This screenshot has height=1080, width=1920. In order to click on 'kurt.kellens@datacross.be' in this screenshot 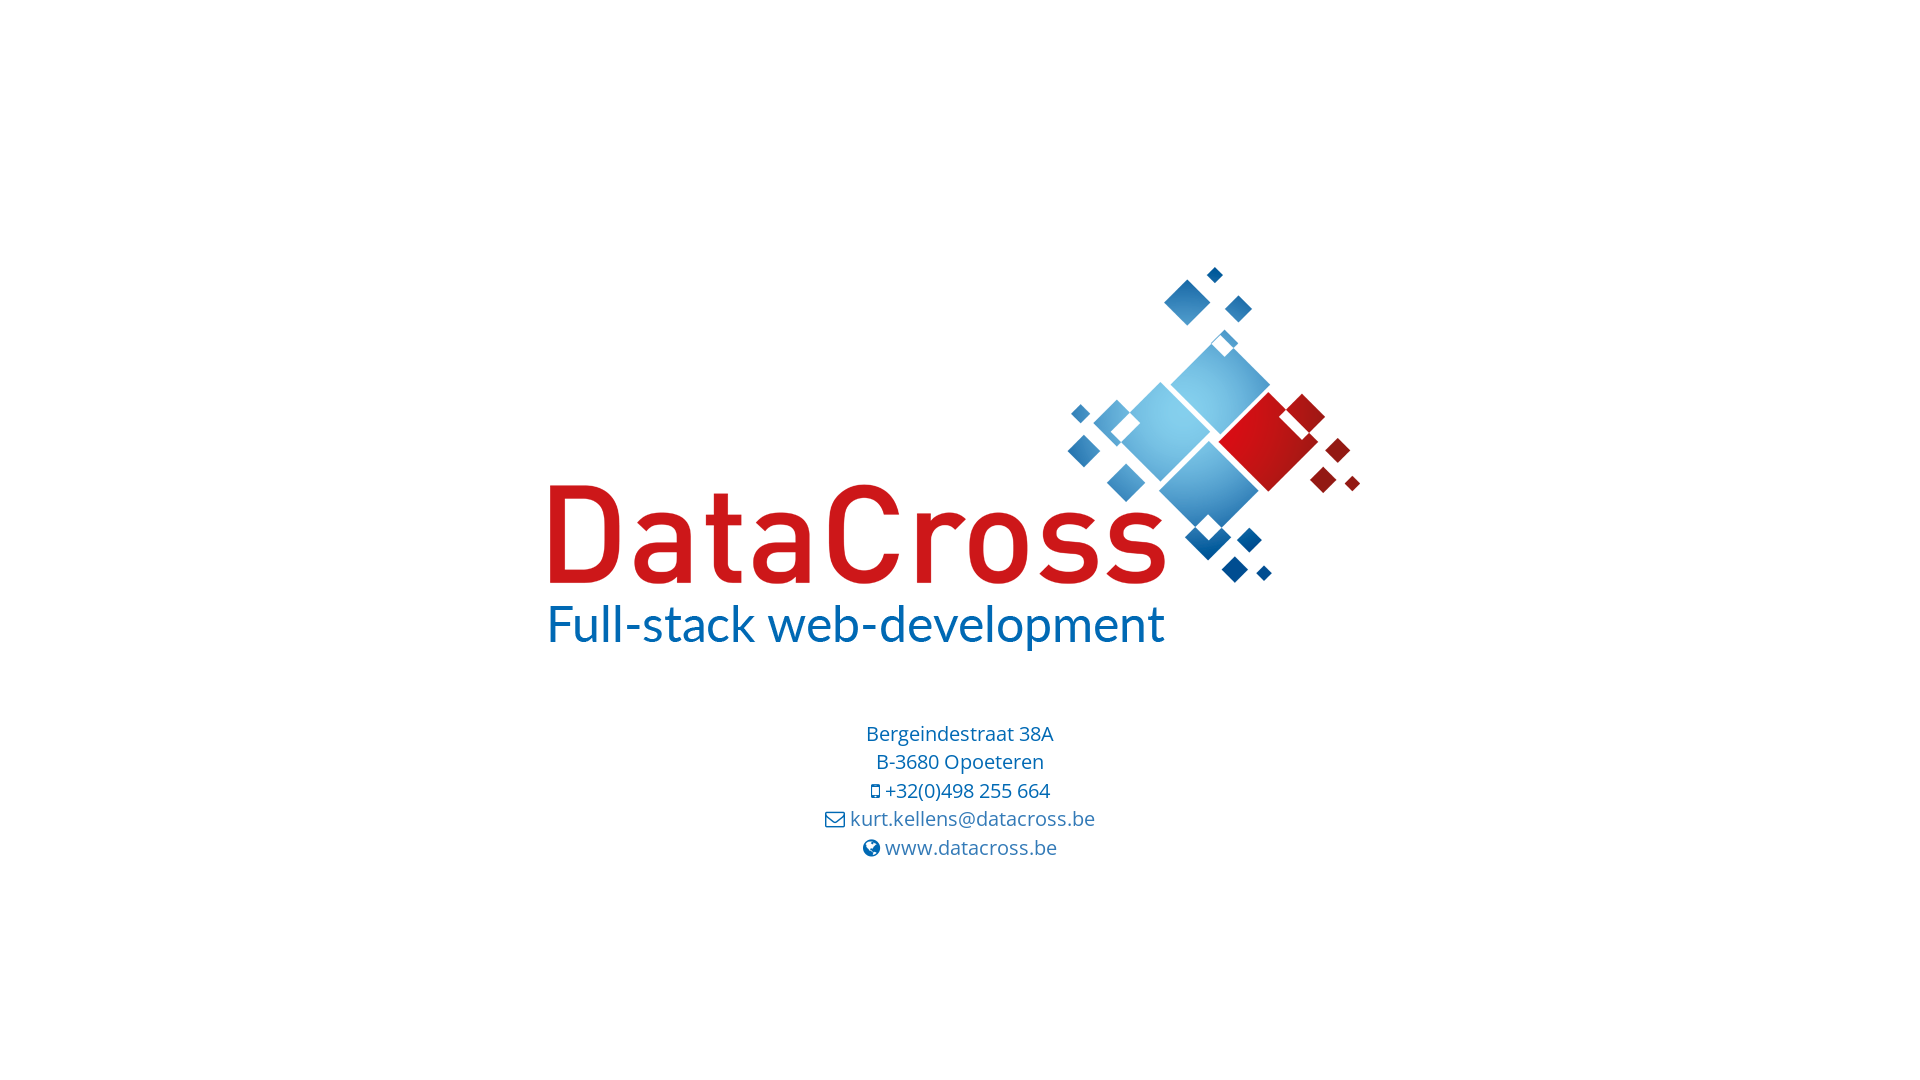, I will do `click(972, 818)`.